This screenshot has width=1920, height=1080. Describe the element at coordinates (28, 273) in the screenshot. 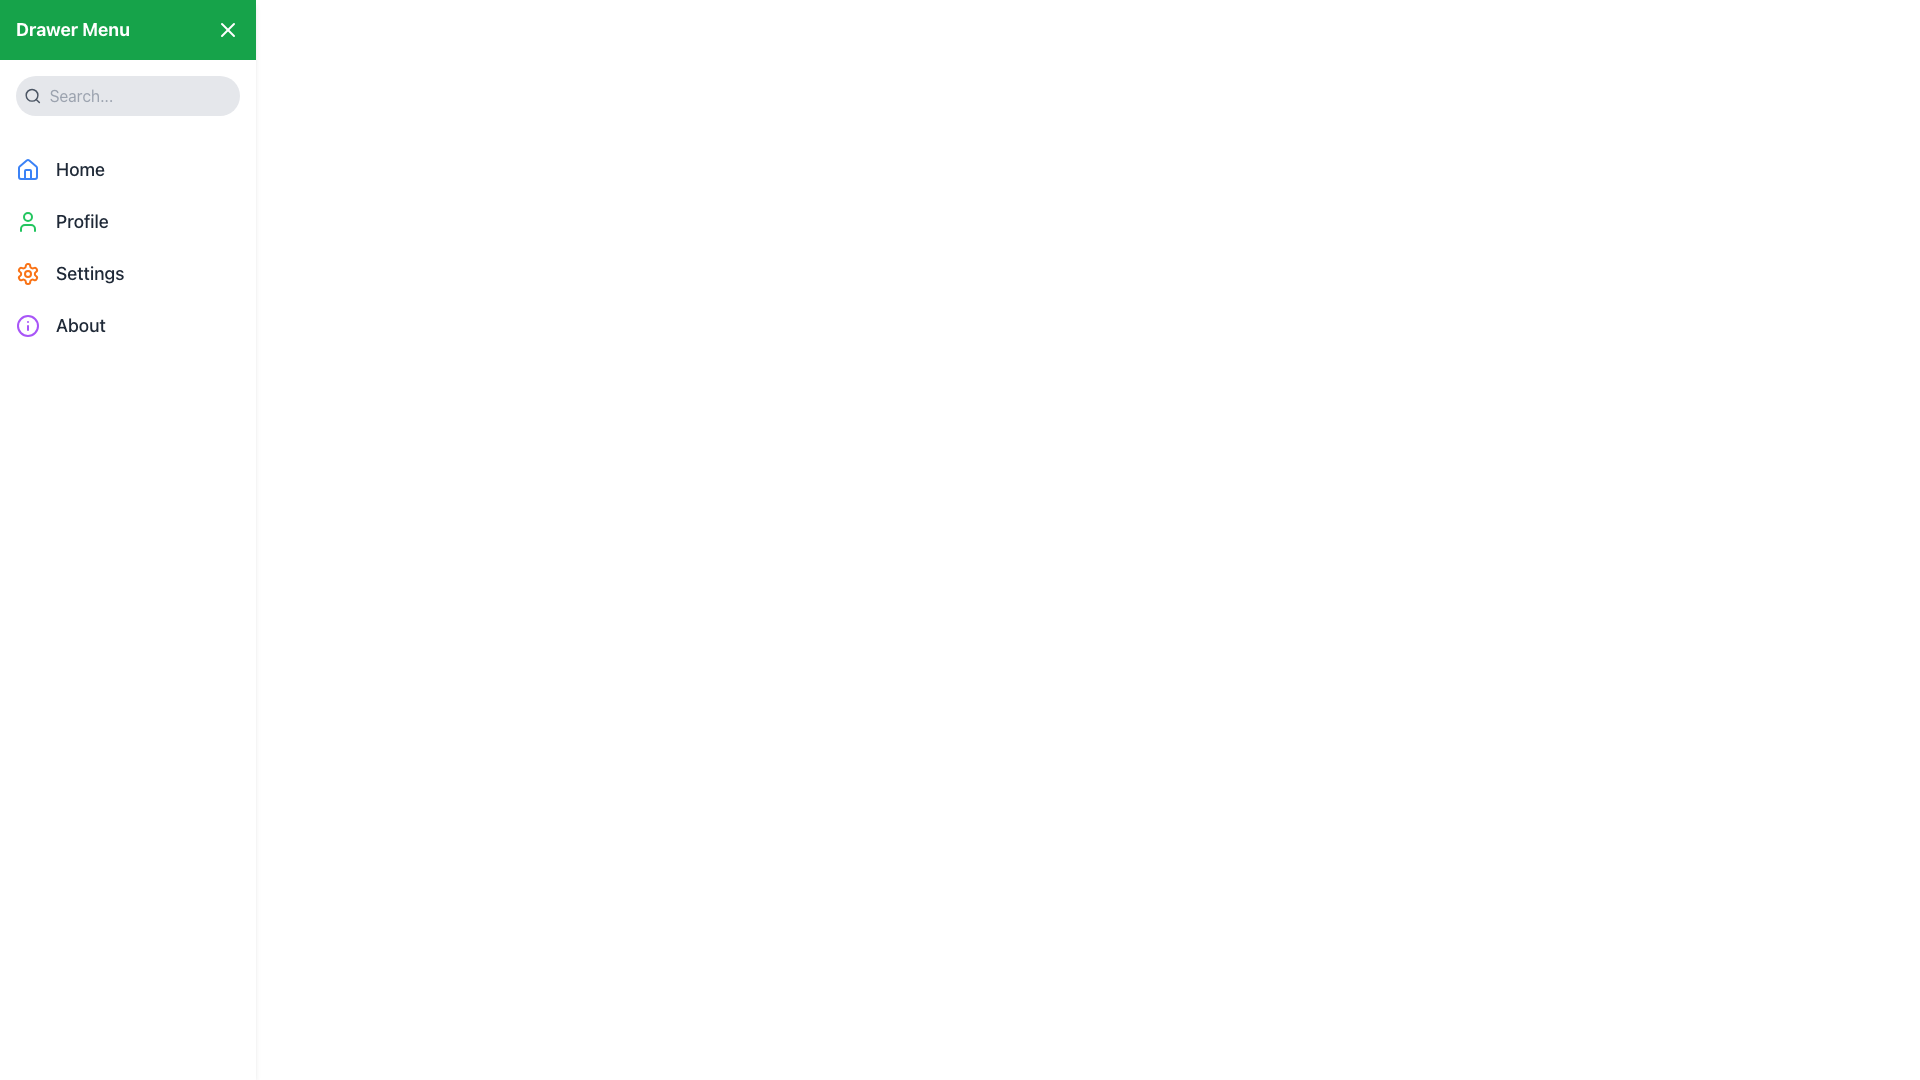

I see `the orange gear-shaped icon indicating settings, located to the left of the 'Settings' text in the side navigation menu` at that location.